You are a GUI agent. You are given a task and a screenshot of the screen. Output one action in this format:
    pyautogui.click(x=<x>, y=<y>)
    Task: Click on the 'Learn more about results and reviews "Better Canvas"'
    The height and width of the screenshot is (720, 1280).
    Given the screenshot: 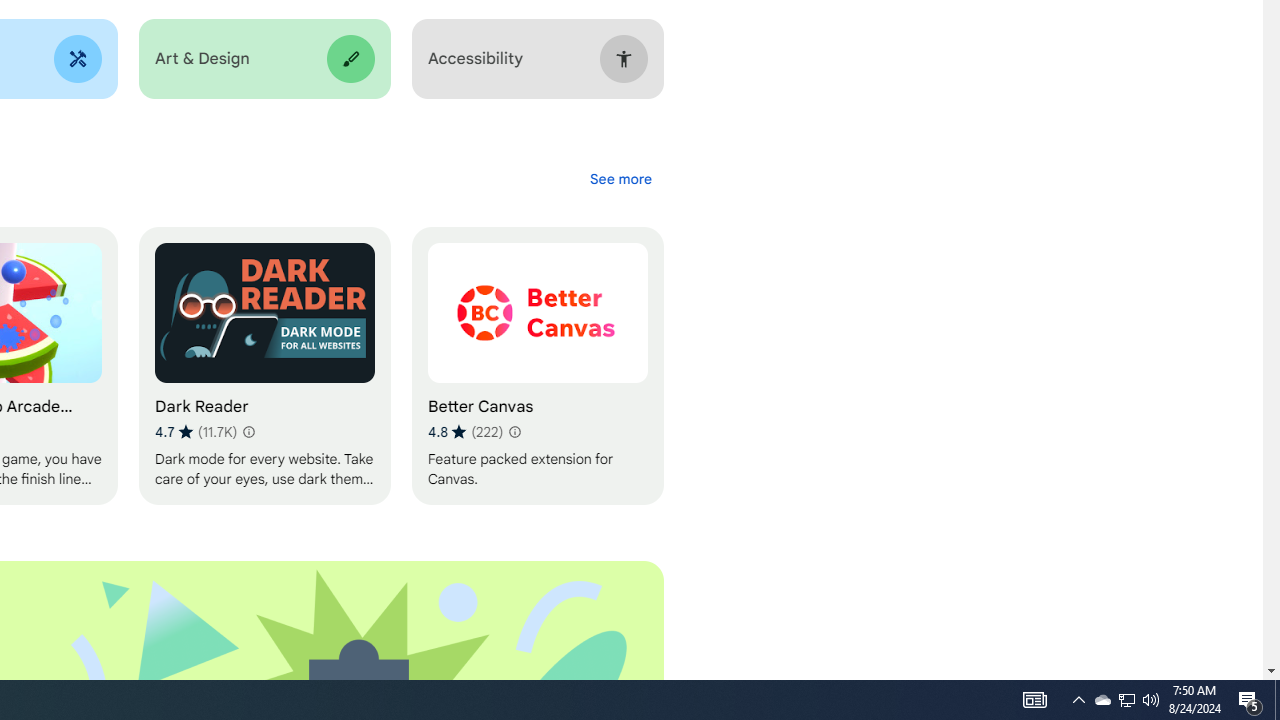 What is the action you would take?
    pyautogui.click(x=513, y=431)
    